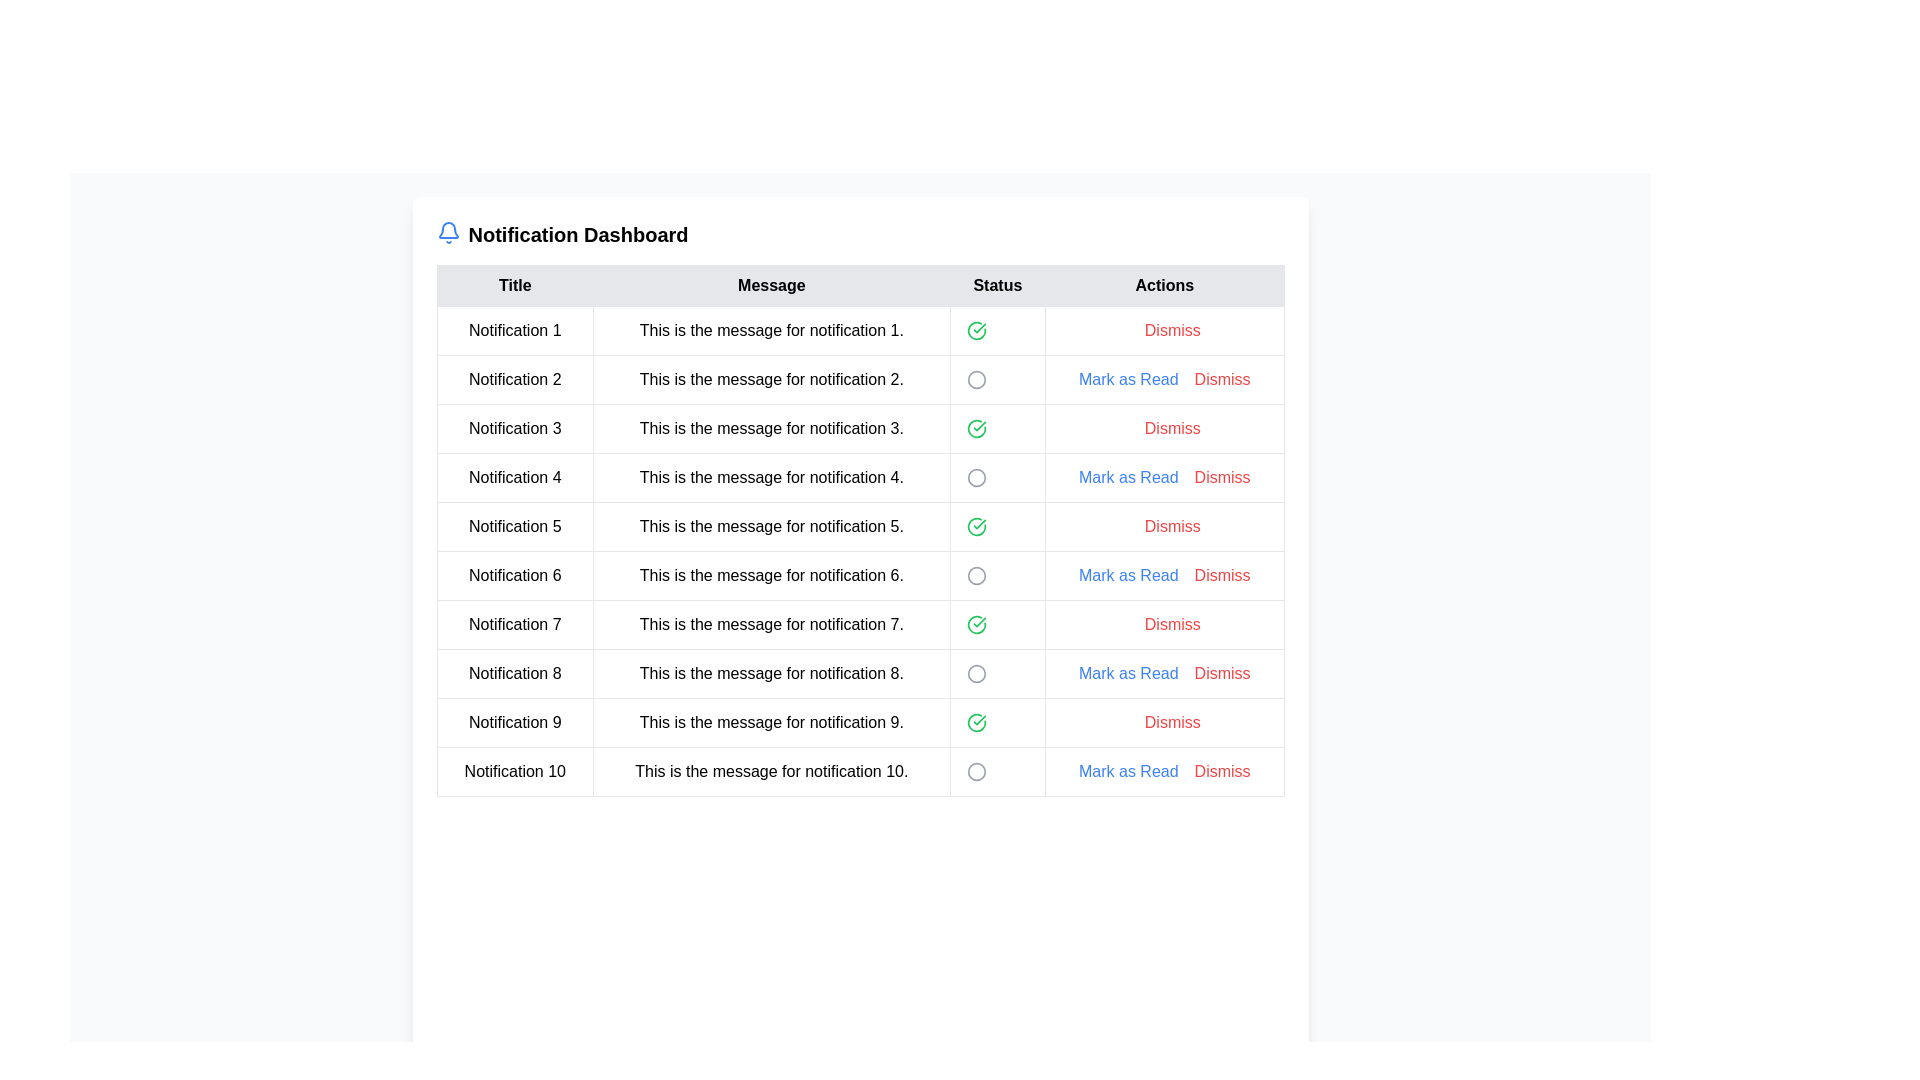 The width and height of the screenshot is (1920, 1080). What do you see at coordinates (1128, 770) in the screenshot?
I see `the link in the 'Actions' column of the last row` at bounding box center [1128, 770].